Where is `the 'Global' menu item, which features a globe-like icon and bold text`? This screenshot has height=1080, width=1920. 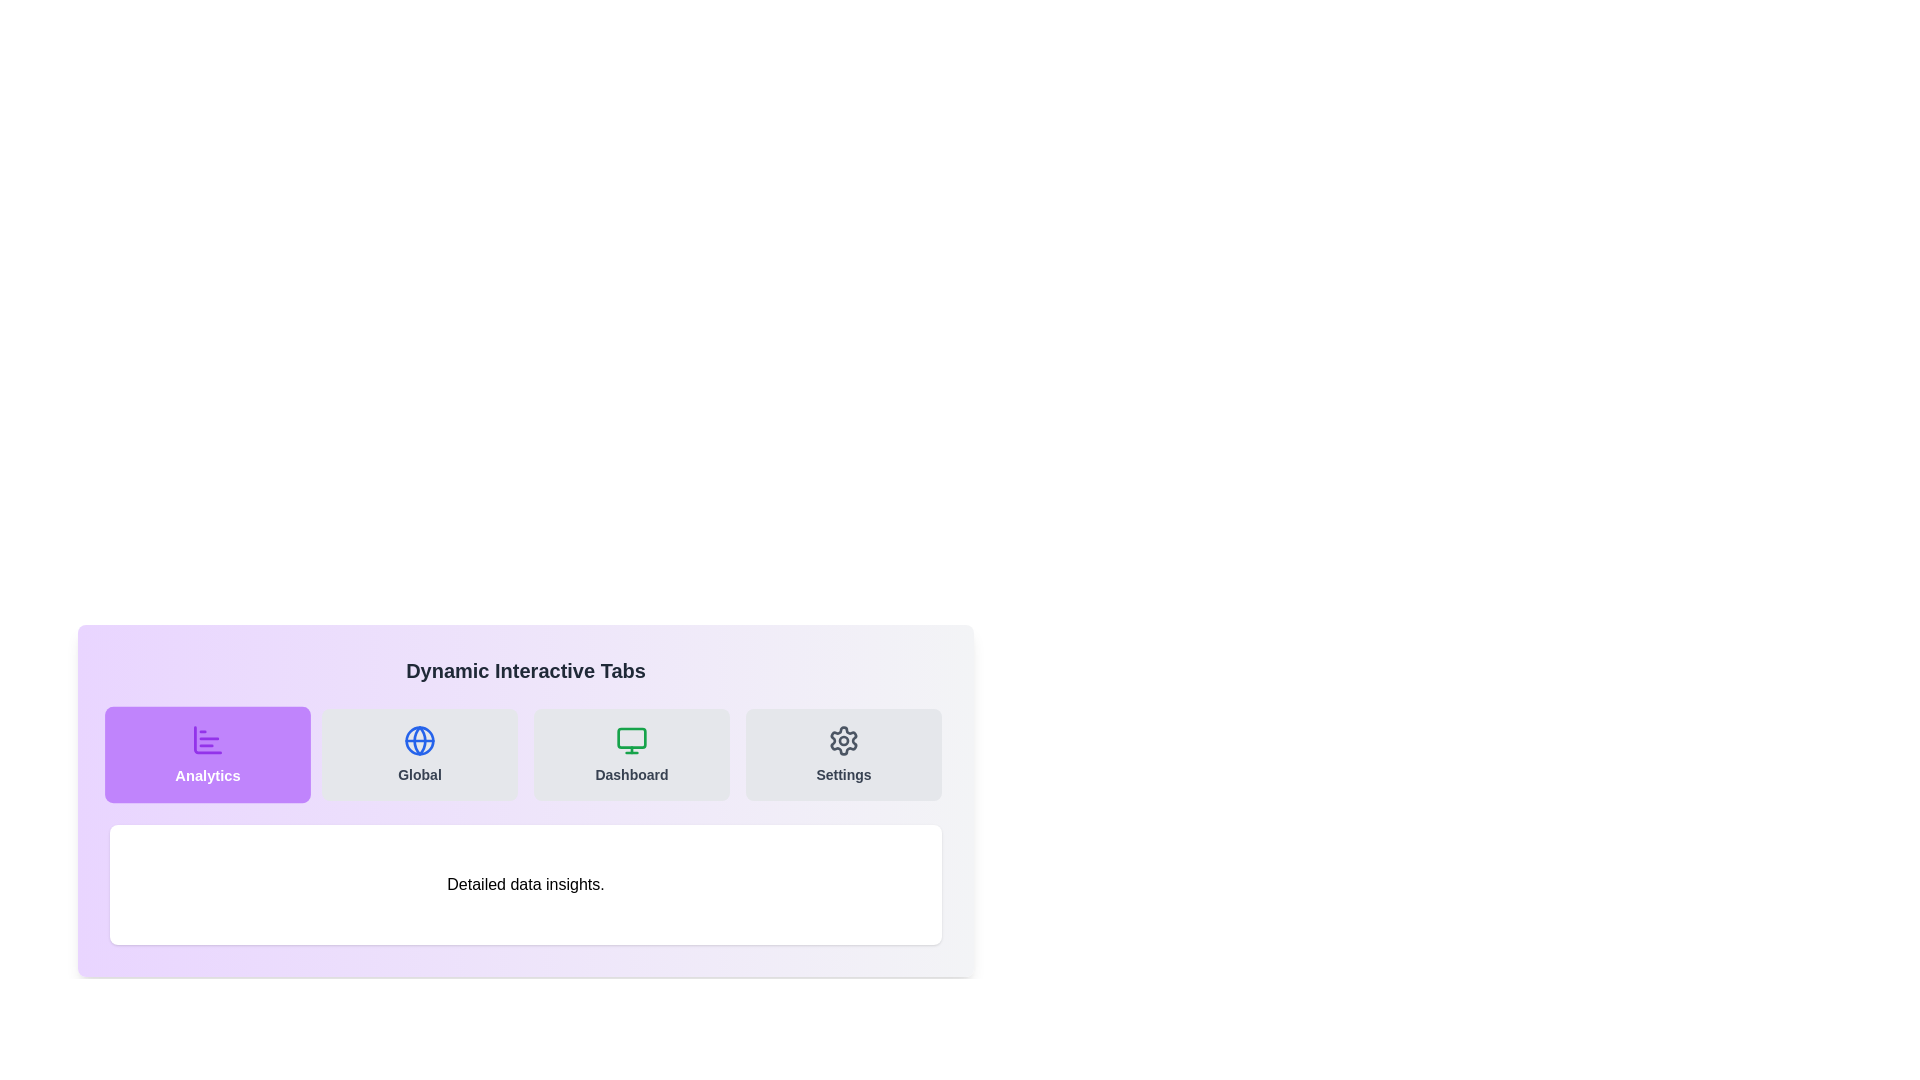
the 'Global' menu item, which features a globe-like icon and bold text is located at coordinates (419, 755).